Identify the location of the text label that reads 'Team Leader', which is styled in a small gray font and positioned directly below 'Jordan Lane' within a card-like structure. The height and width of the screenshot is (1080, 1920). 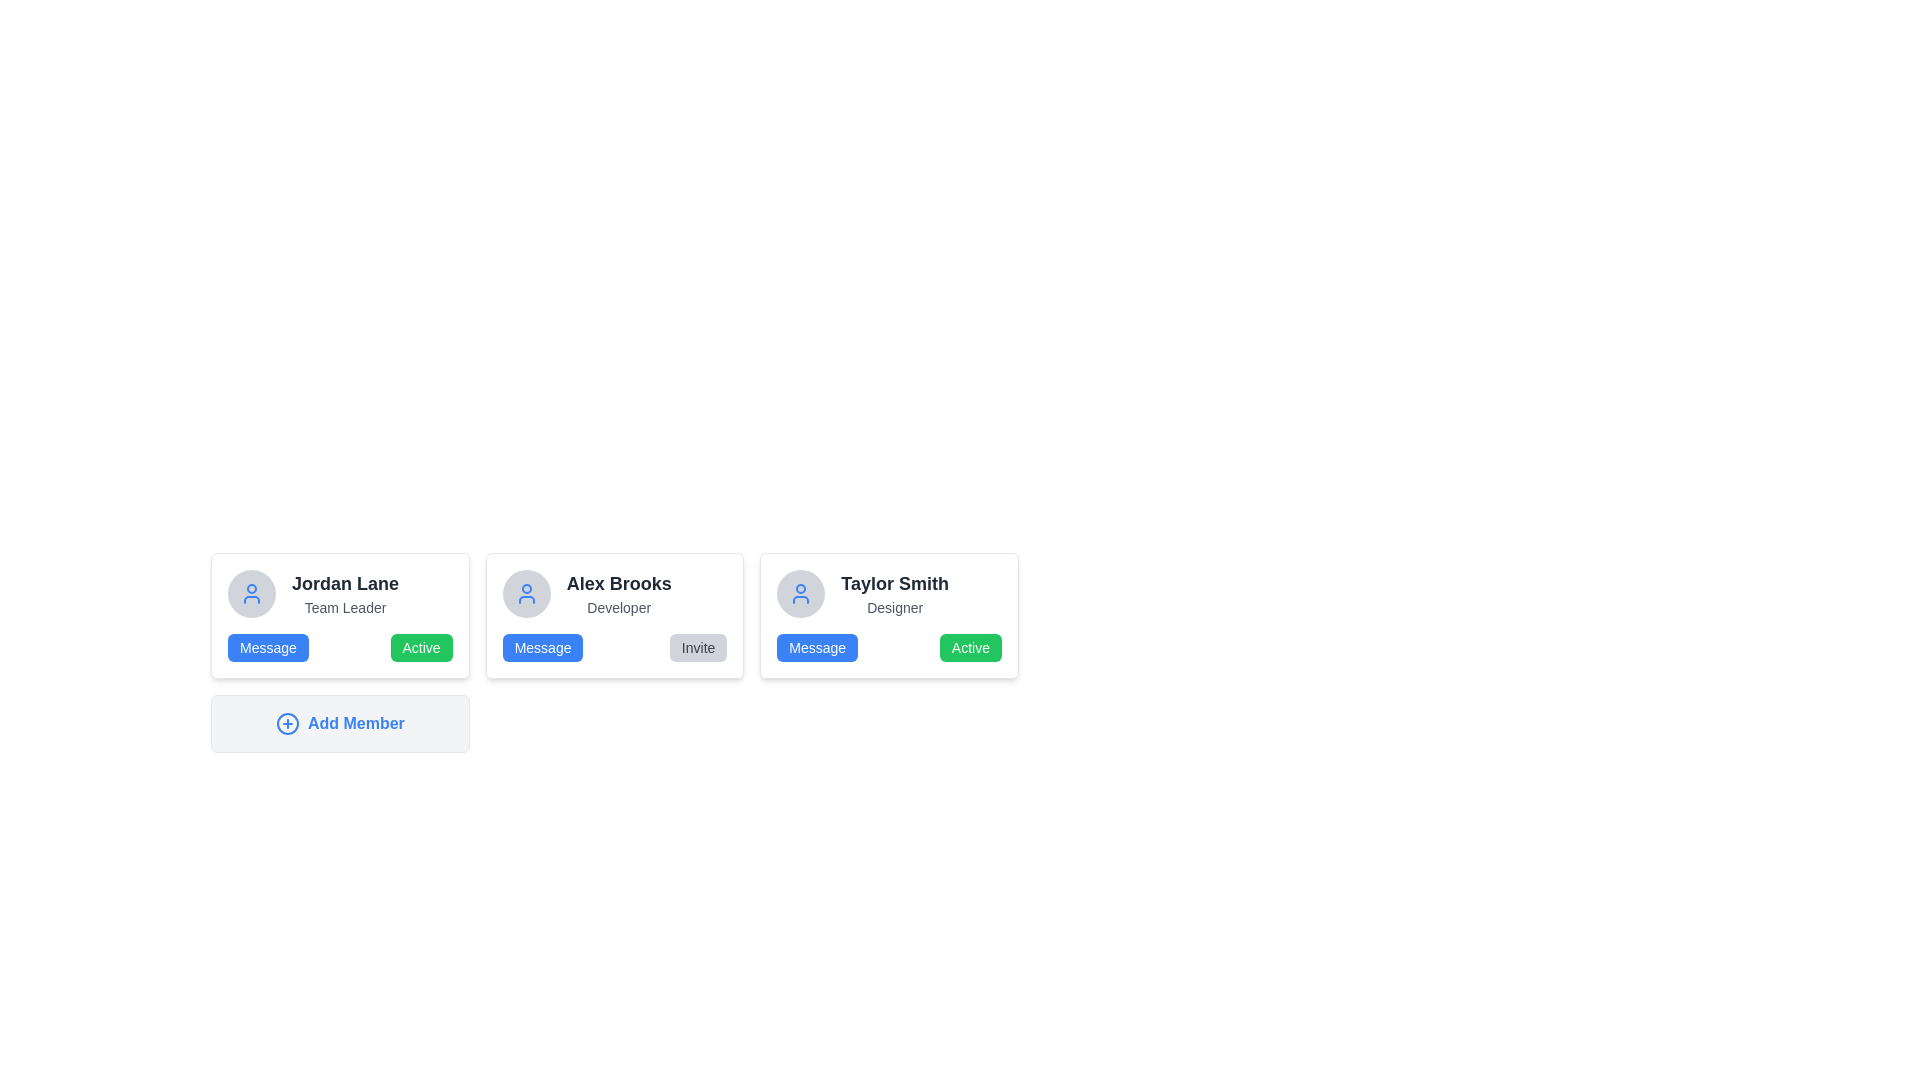
(345, 607).